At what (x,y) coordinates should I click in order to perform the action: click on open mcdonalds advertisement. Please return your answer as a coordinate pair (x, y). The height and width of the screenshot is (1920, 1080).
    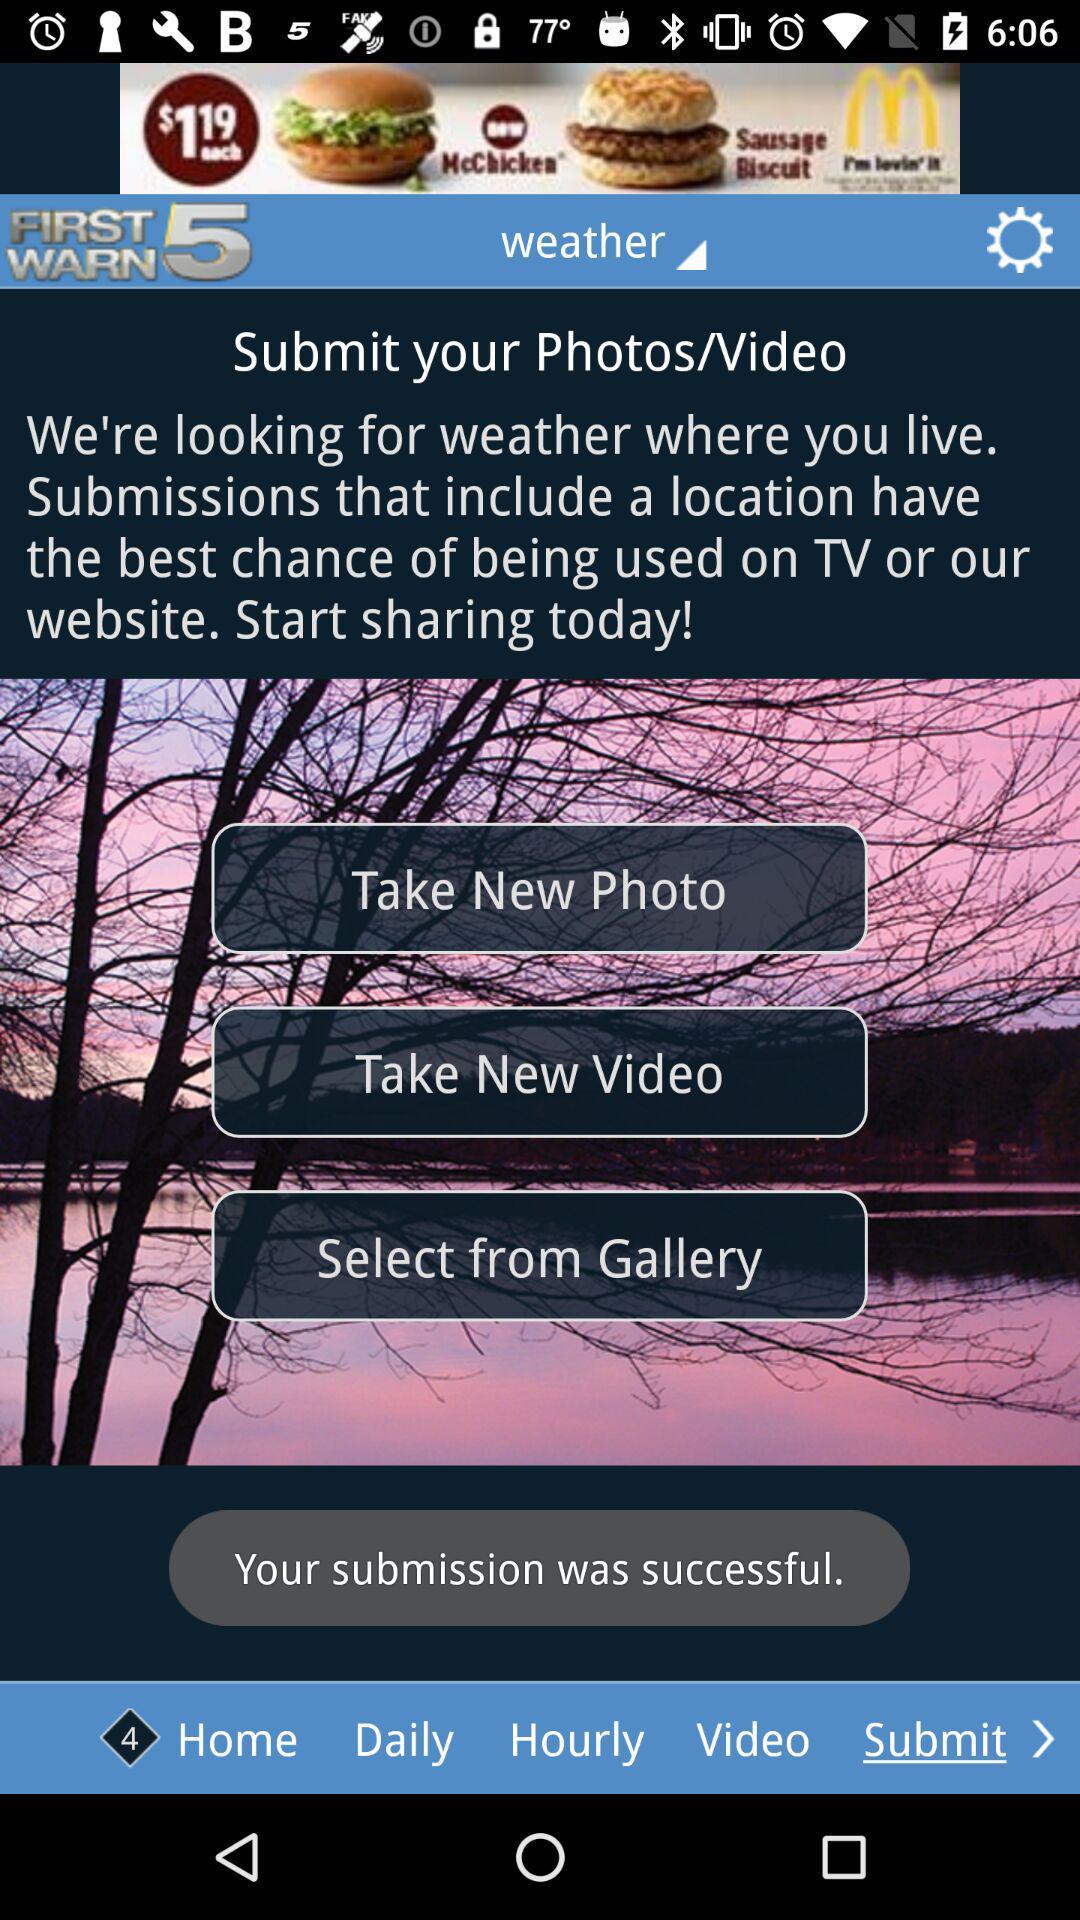
    Looking at the image, I should click on (540, 127).